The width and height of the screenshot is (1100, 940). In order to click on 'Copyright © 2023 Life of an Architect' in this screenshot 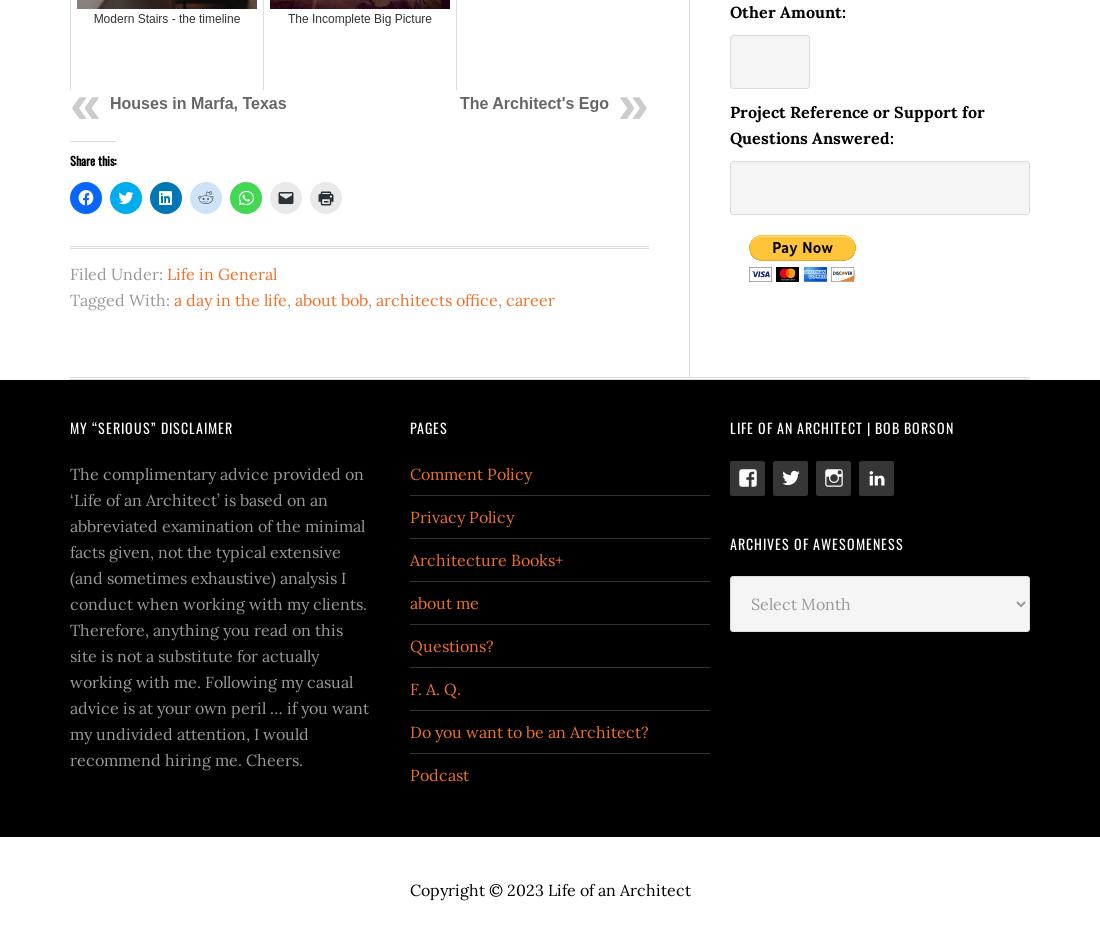, I will do `click(549, 888)`.